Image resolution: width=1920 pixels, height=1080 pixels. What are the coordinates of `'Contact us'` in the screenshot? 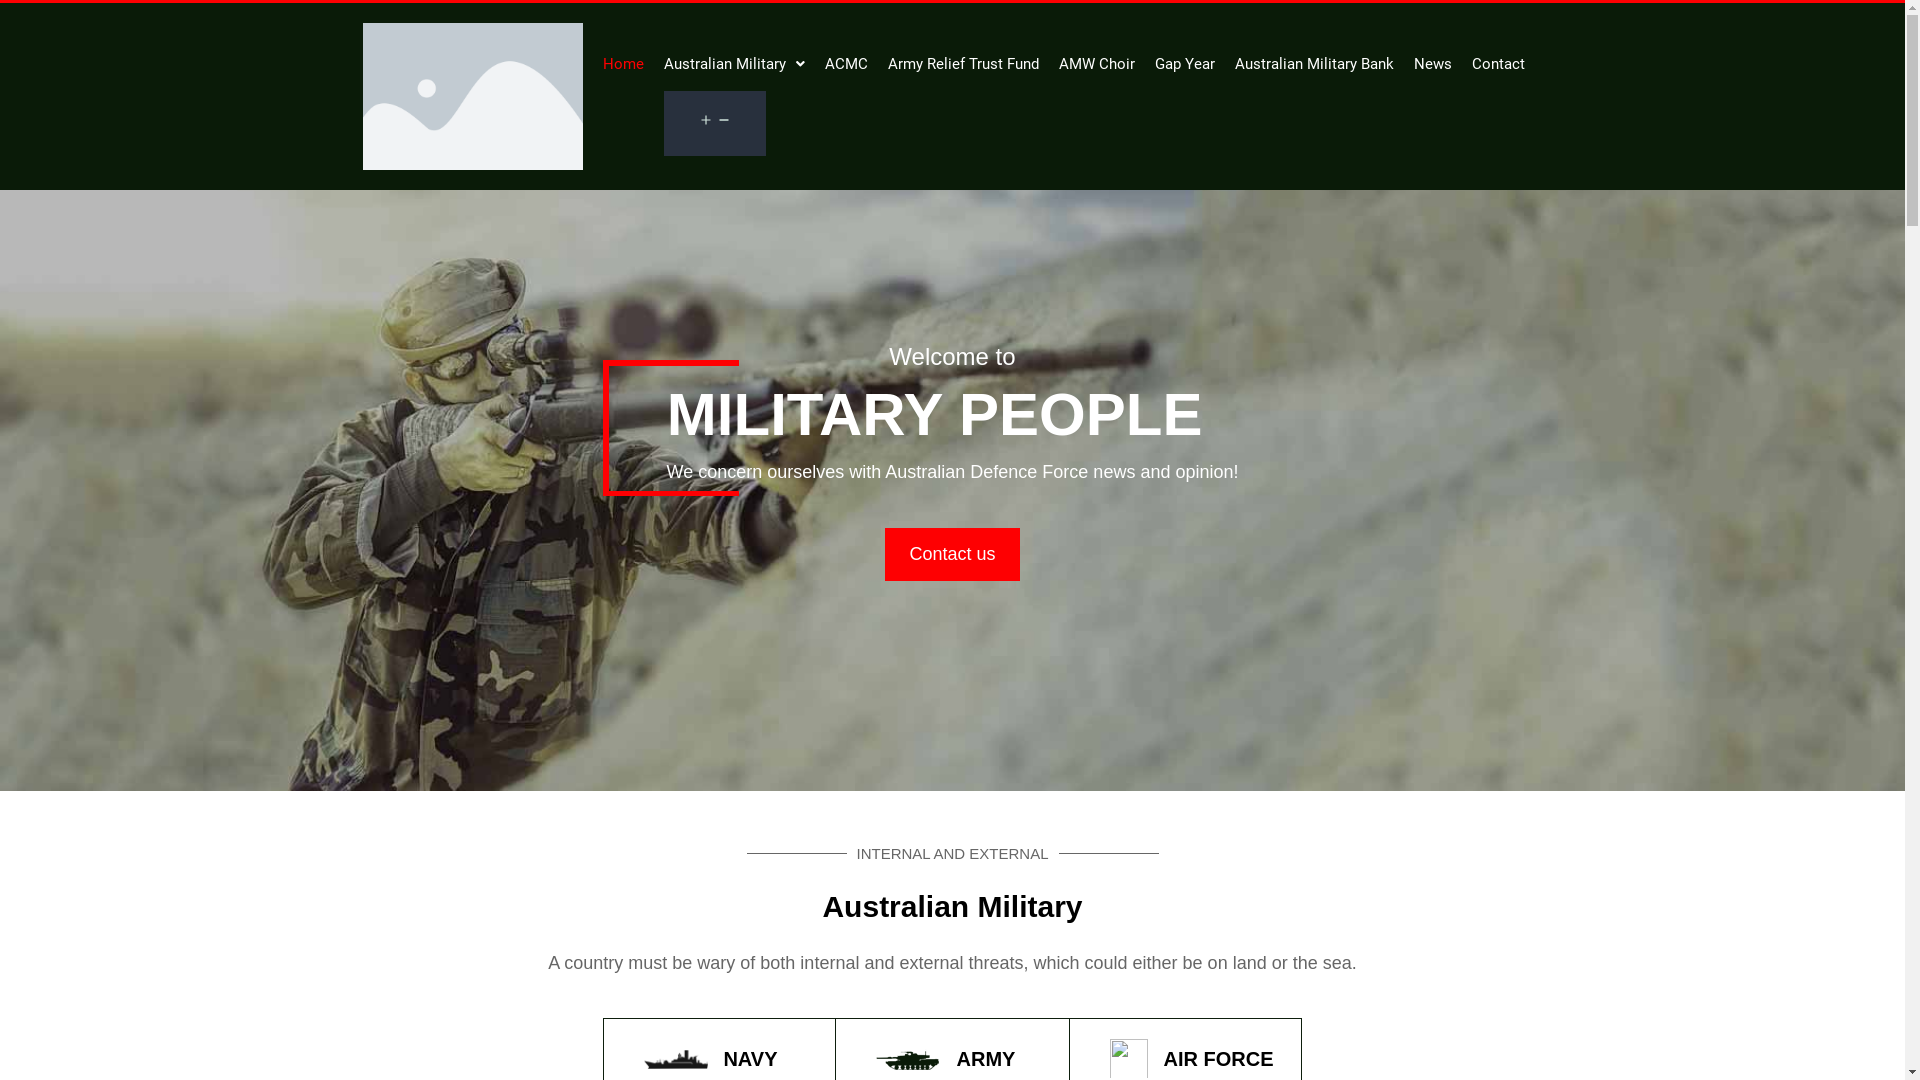 It's located at (883, 554).